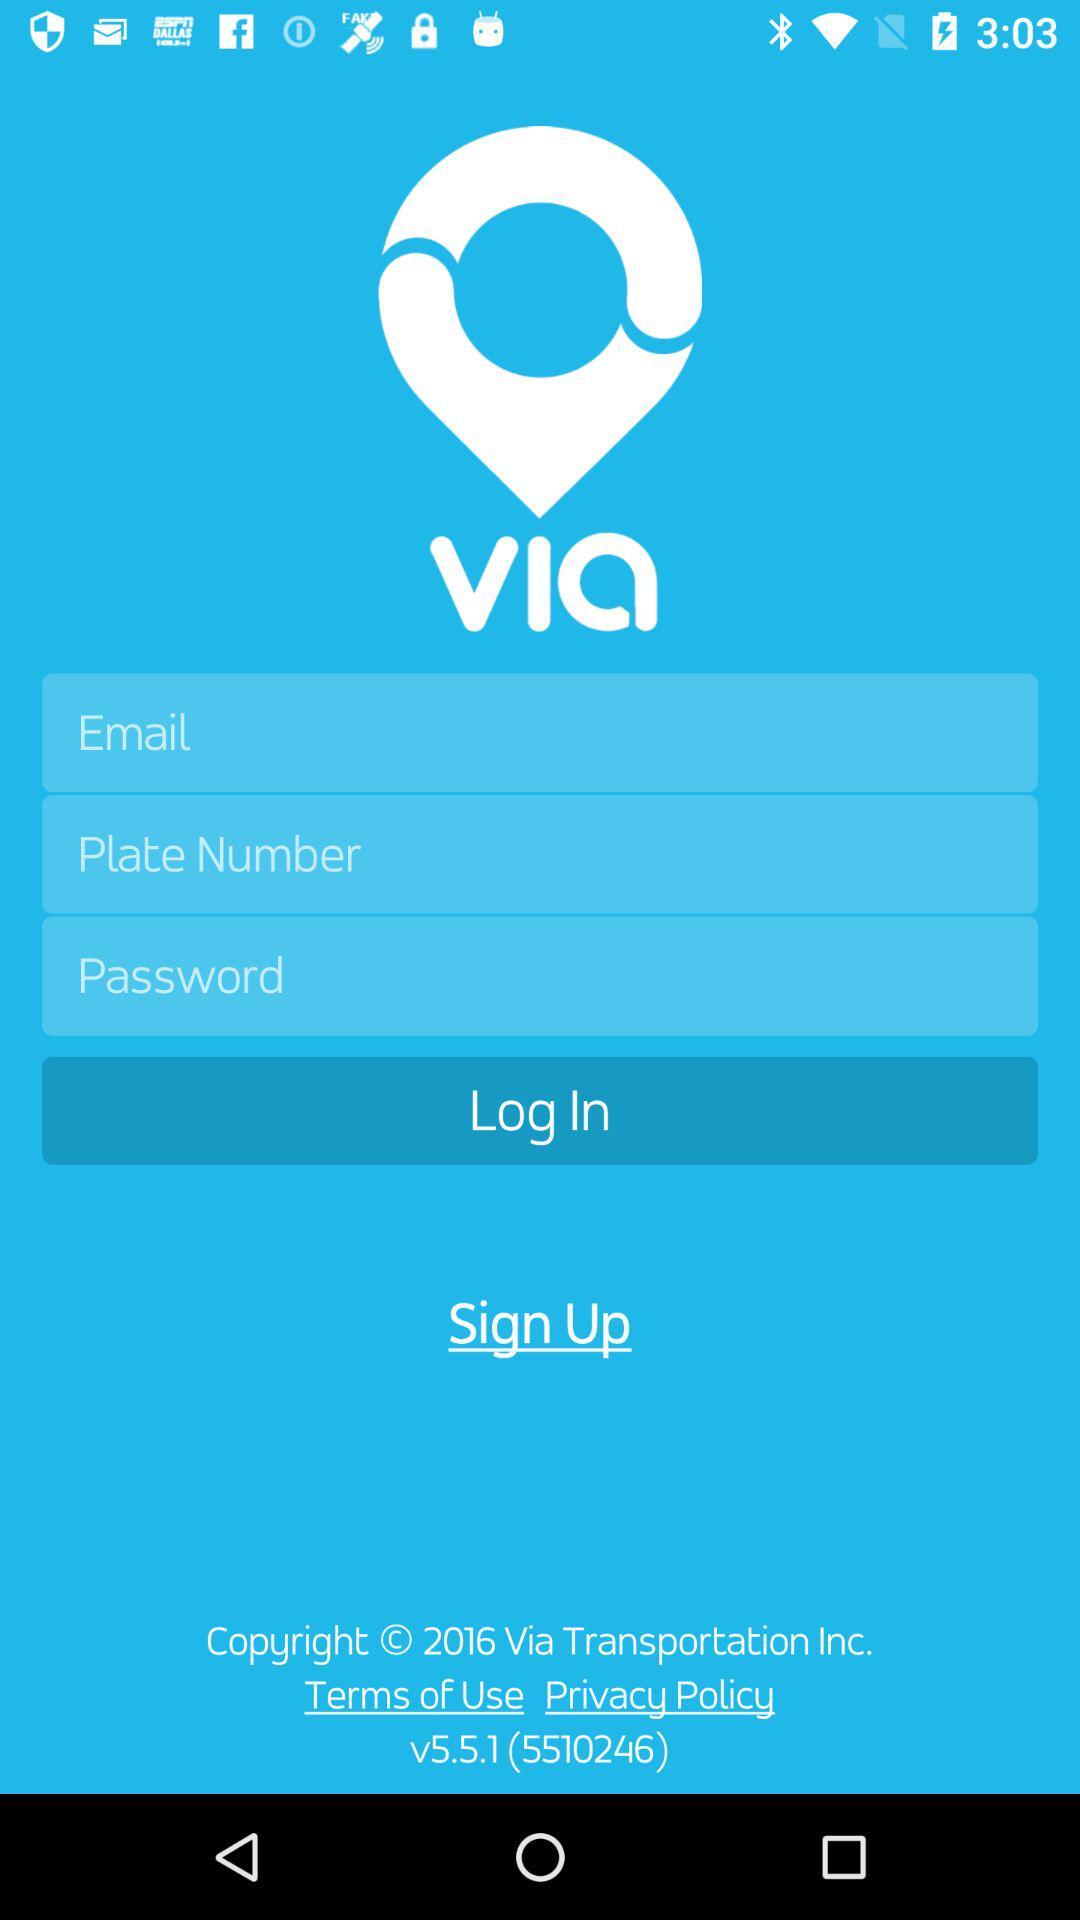 The image size is (1080, 1920). What do you see at coordinates (85, 1706) in the screenshot?
I see `the item next to the terms of use icon` at bounding box center [85, 1706].